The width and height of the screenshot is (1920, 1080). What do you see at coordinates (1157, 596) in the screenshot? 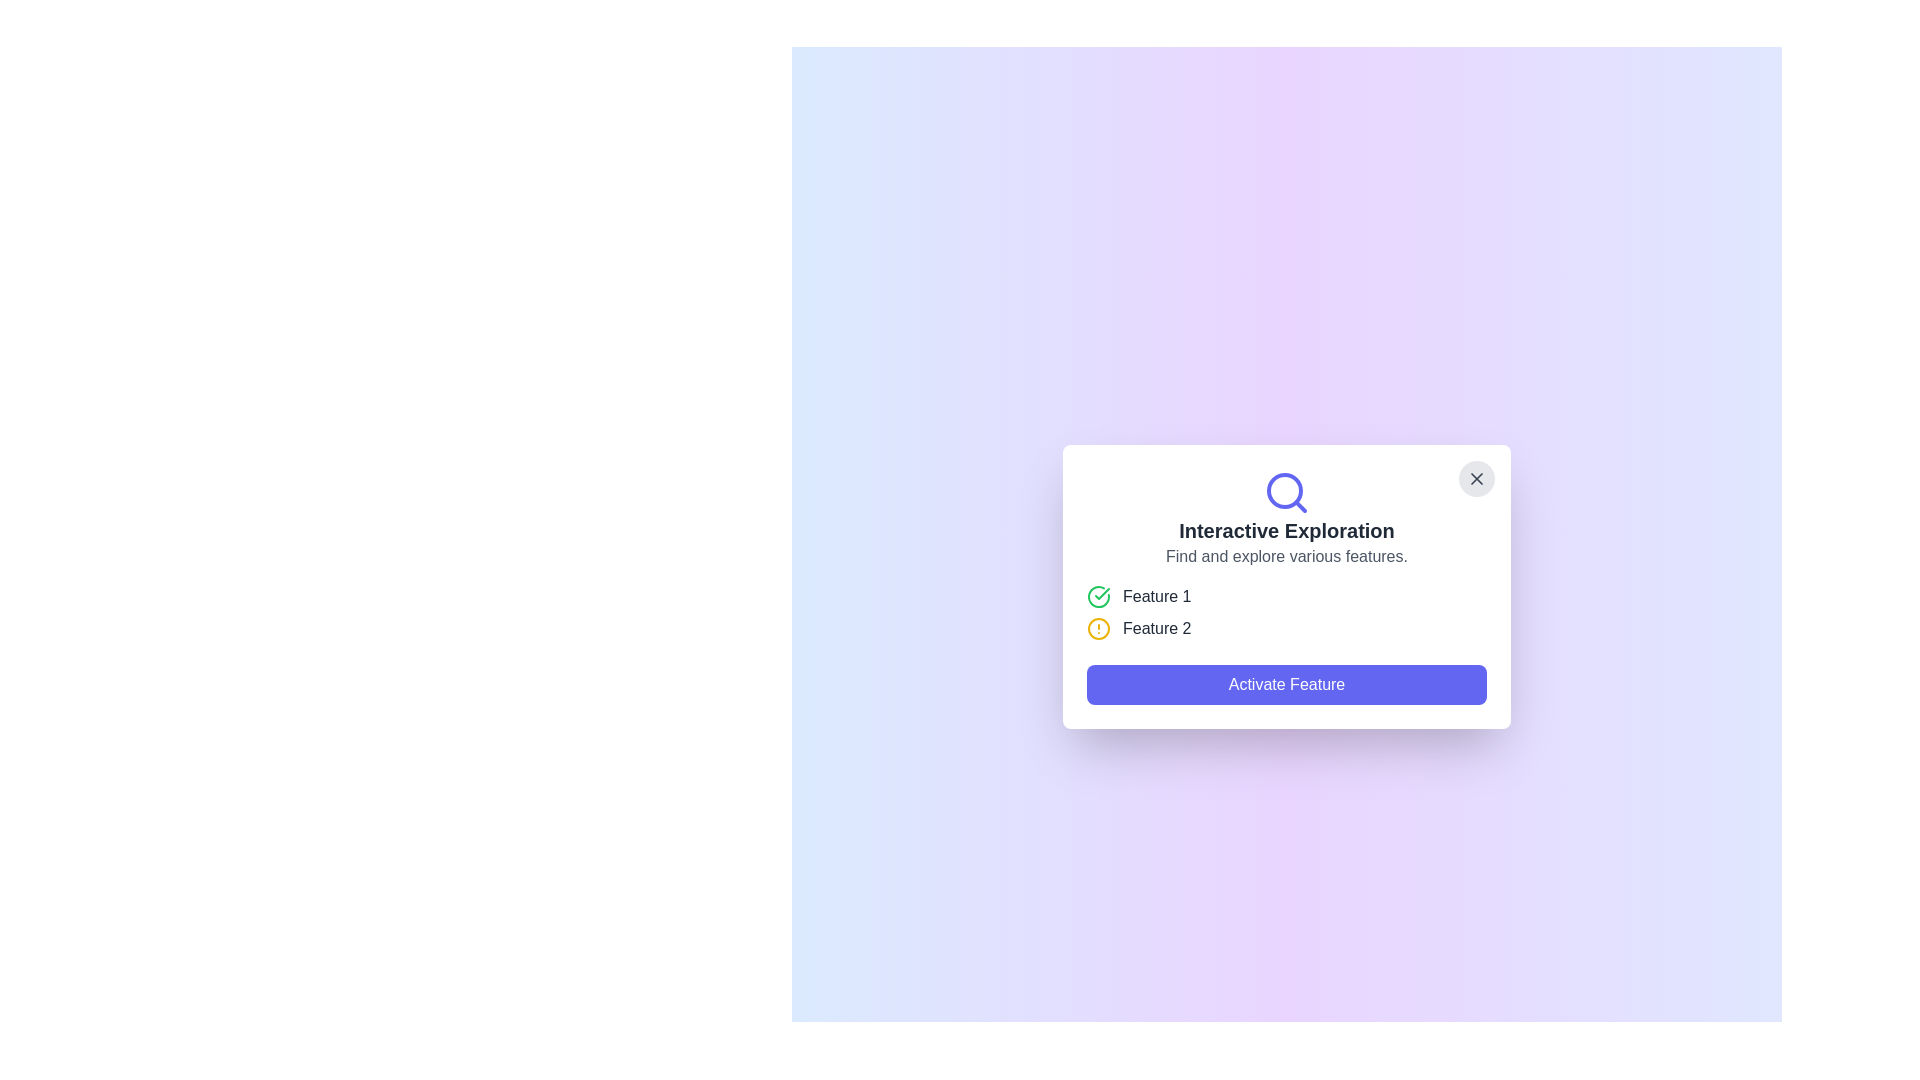
I see `the text label that reads 'Feature 1', which is displayed in dark-gray font next to a green checkmark icon` at bounding box center [1157, 596].